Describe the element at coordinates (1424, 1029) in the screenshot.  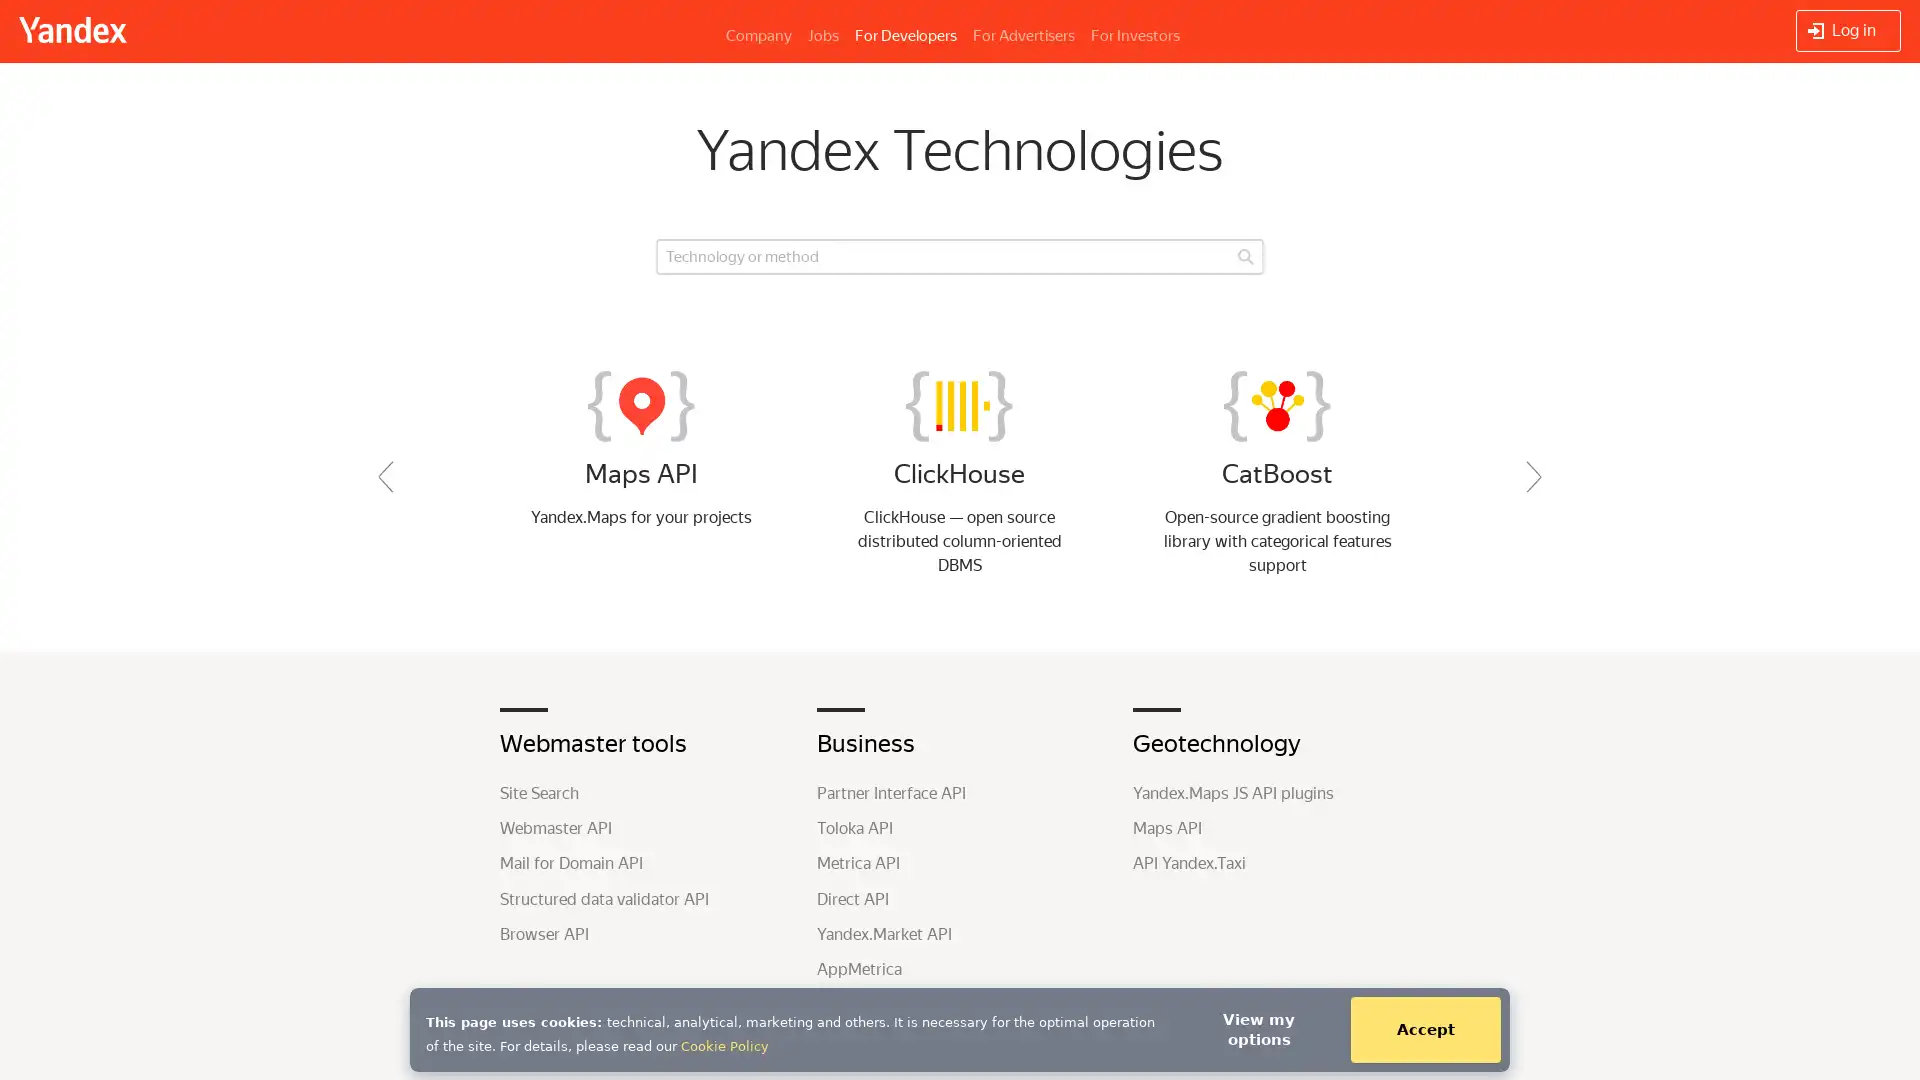
I see `Accept` at that location.